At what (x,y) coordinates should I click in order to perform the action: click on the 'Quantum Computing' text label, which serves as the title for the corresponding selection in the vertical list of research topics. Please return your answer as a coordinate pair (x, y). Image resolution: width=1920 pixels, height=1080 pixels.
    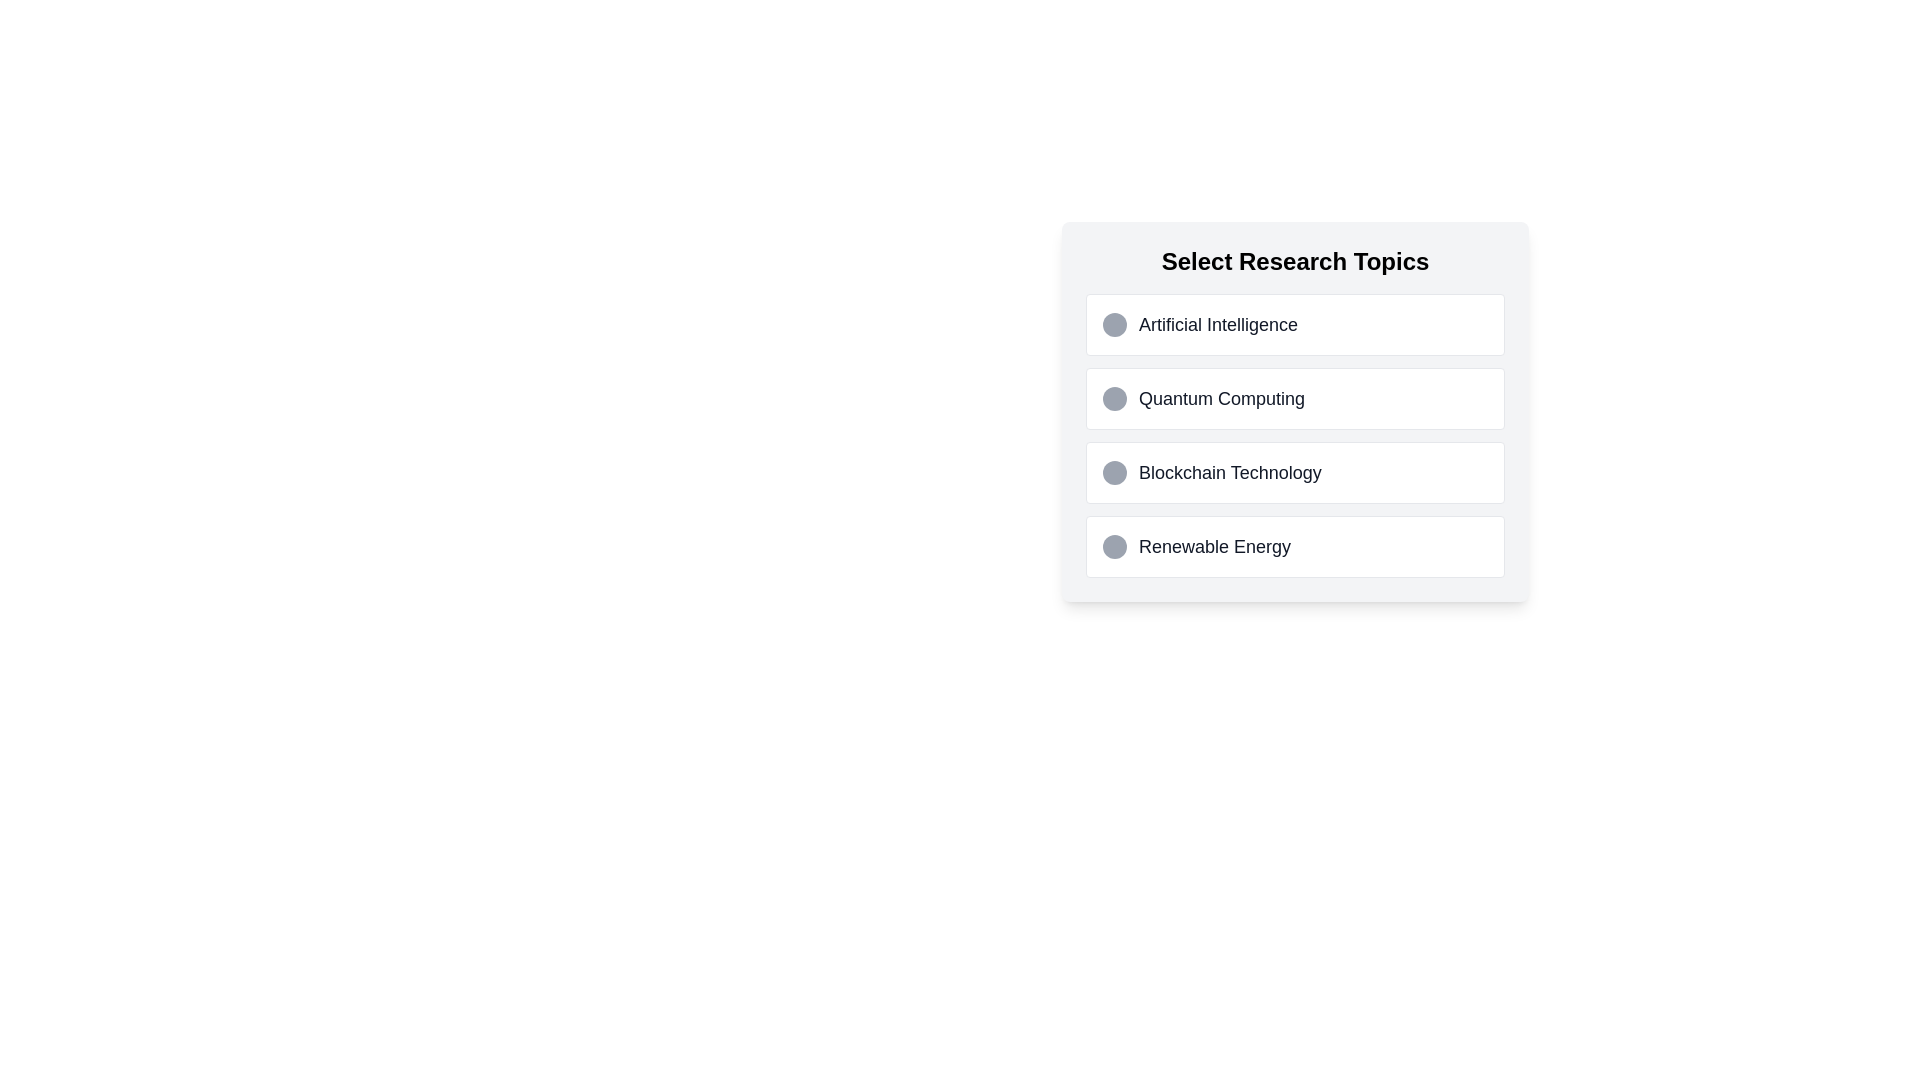
    Looking at the image, I should click on (1221, 398).